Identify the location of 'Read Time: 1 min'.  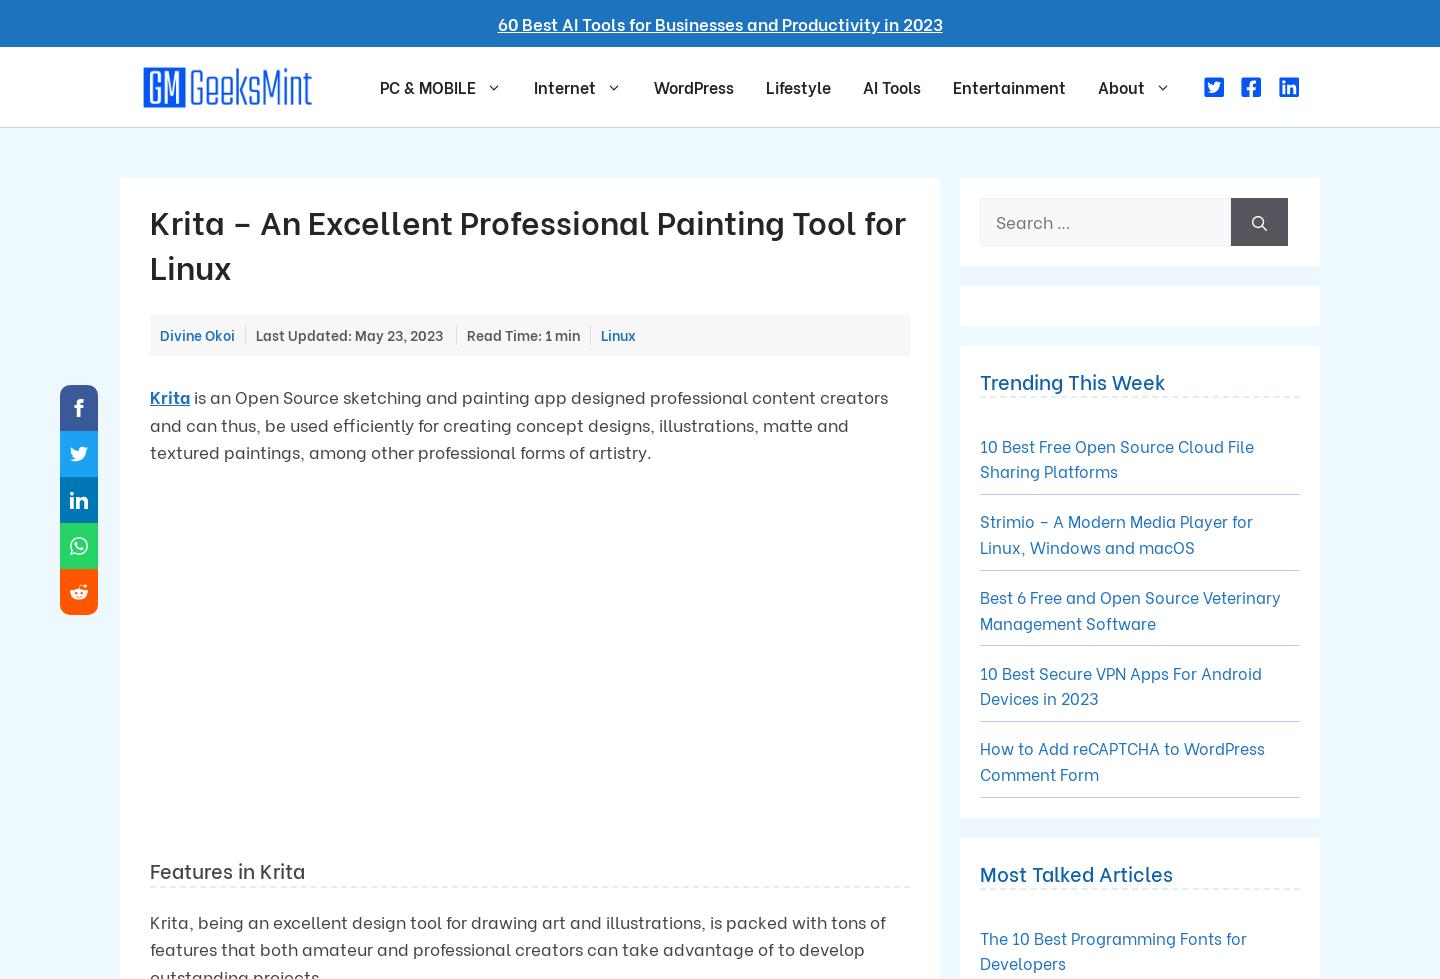
(522, 335).